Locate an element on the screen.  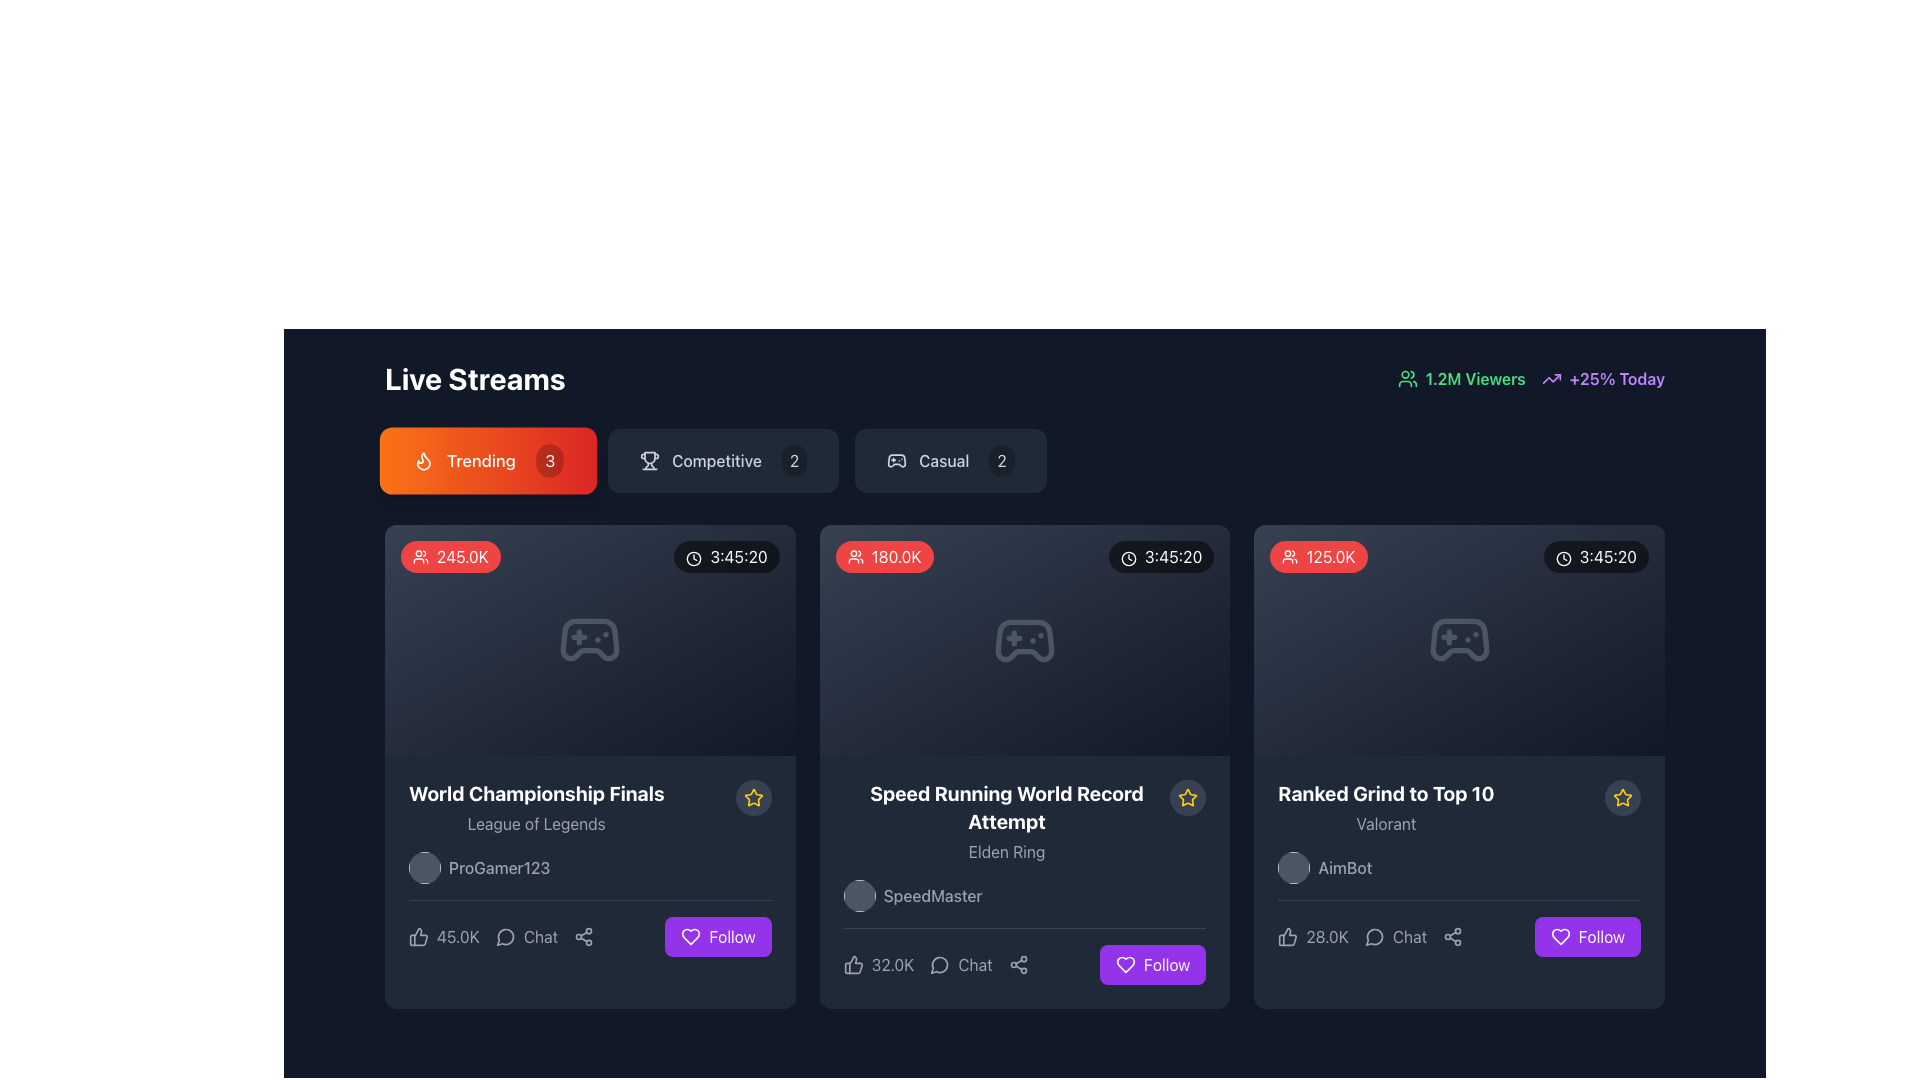
the Text with icon component displaying '1.2M Viewers', which features a green font and is prefixed by an icon of a group of people is located at coordinates (1461, 378).